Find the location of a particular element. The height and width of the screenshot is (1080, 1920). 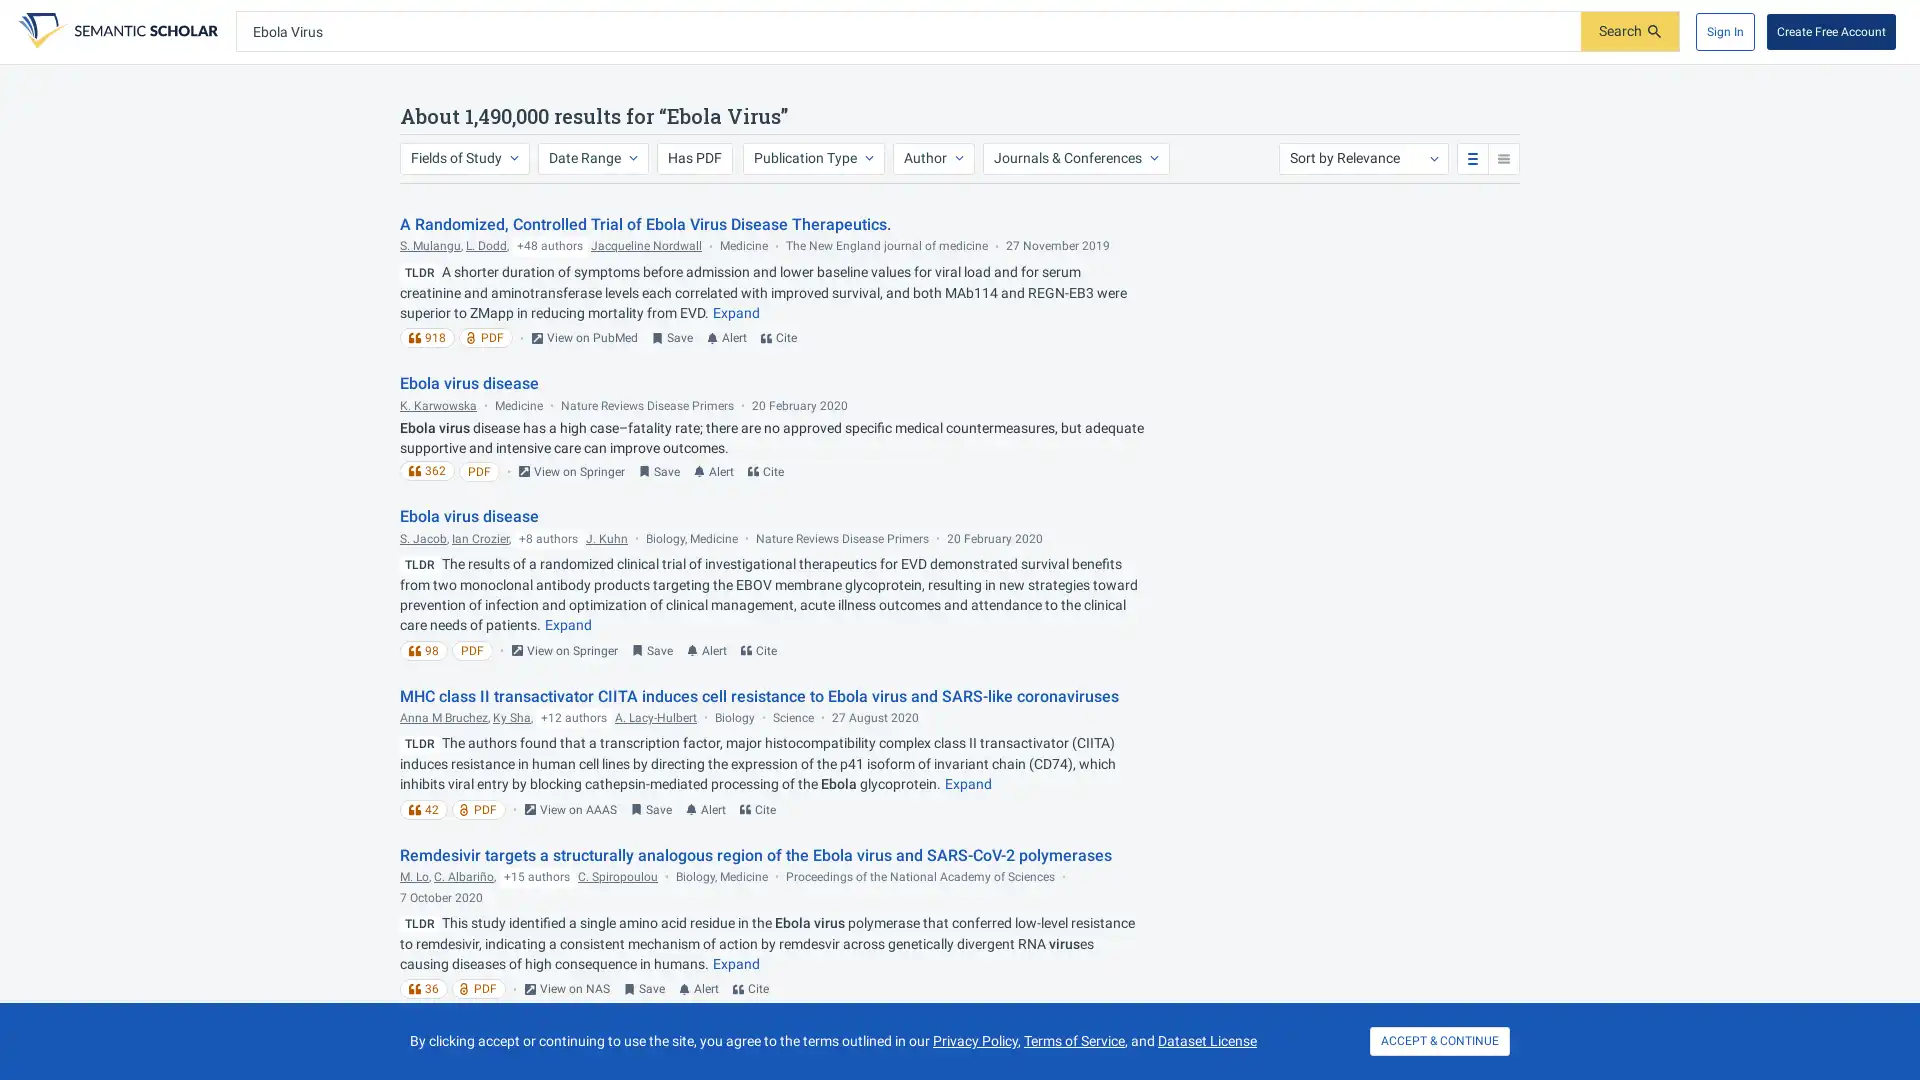

Expand truncated text is located at coordinates (968, 783).